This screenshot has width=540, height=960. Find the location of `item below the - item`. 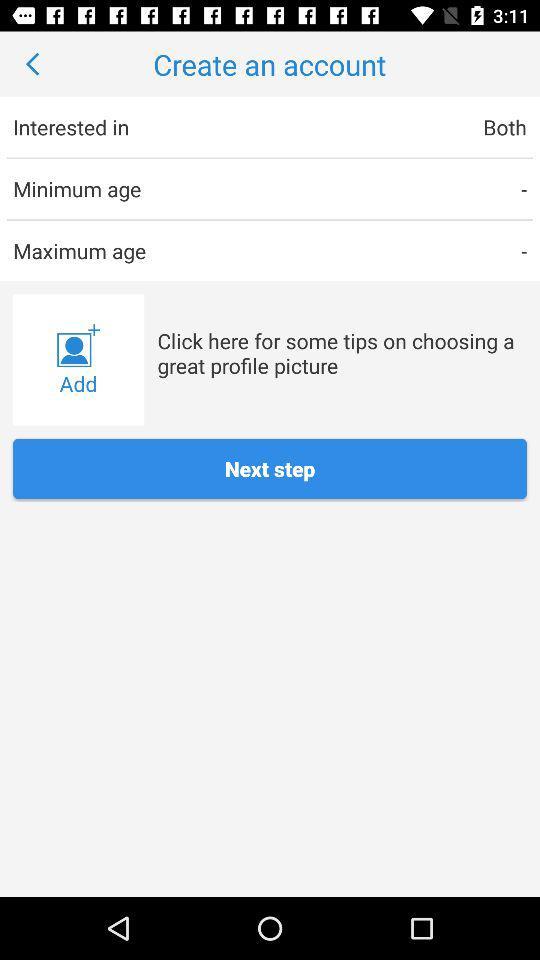

item below the - item is located at coordinates (341, 353).